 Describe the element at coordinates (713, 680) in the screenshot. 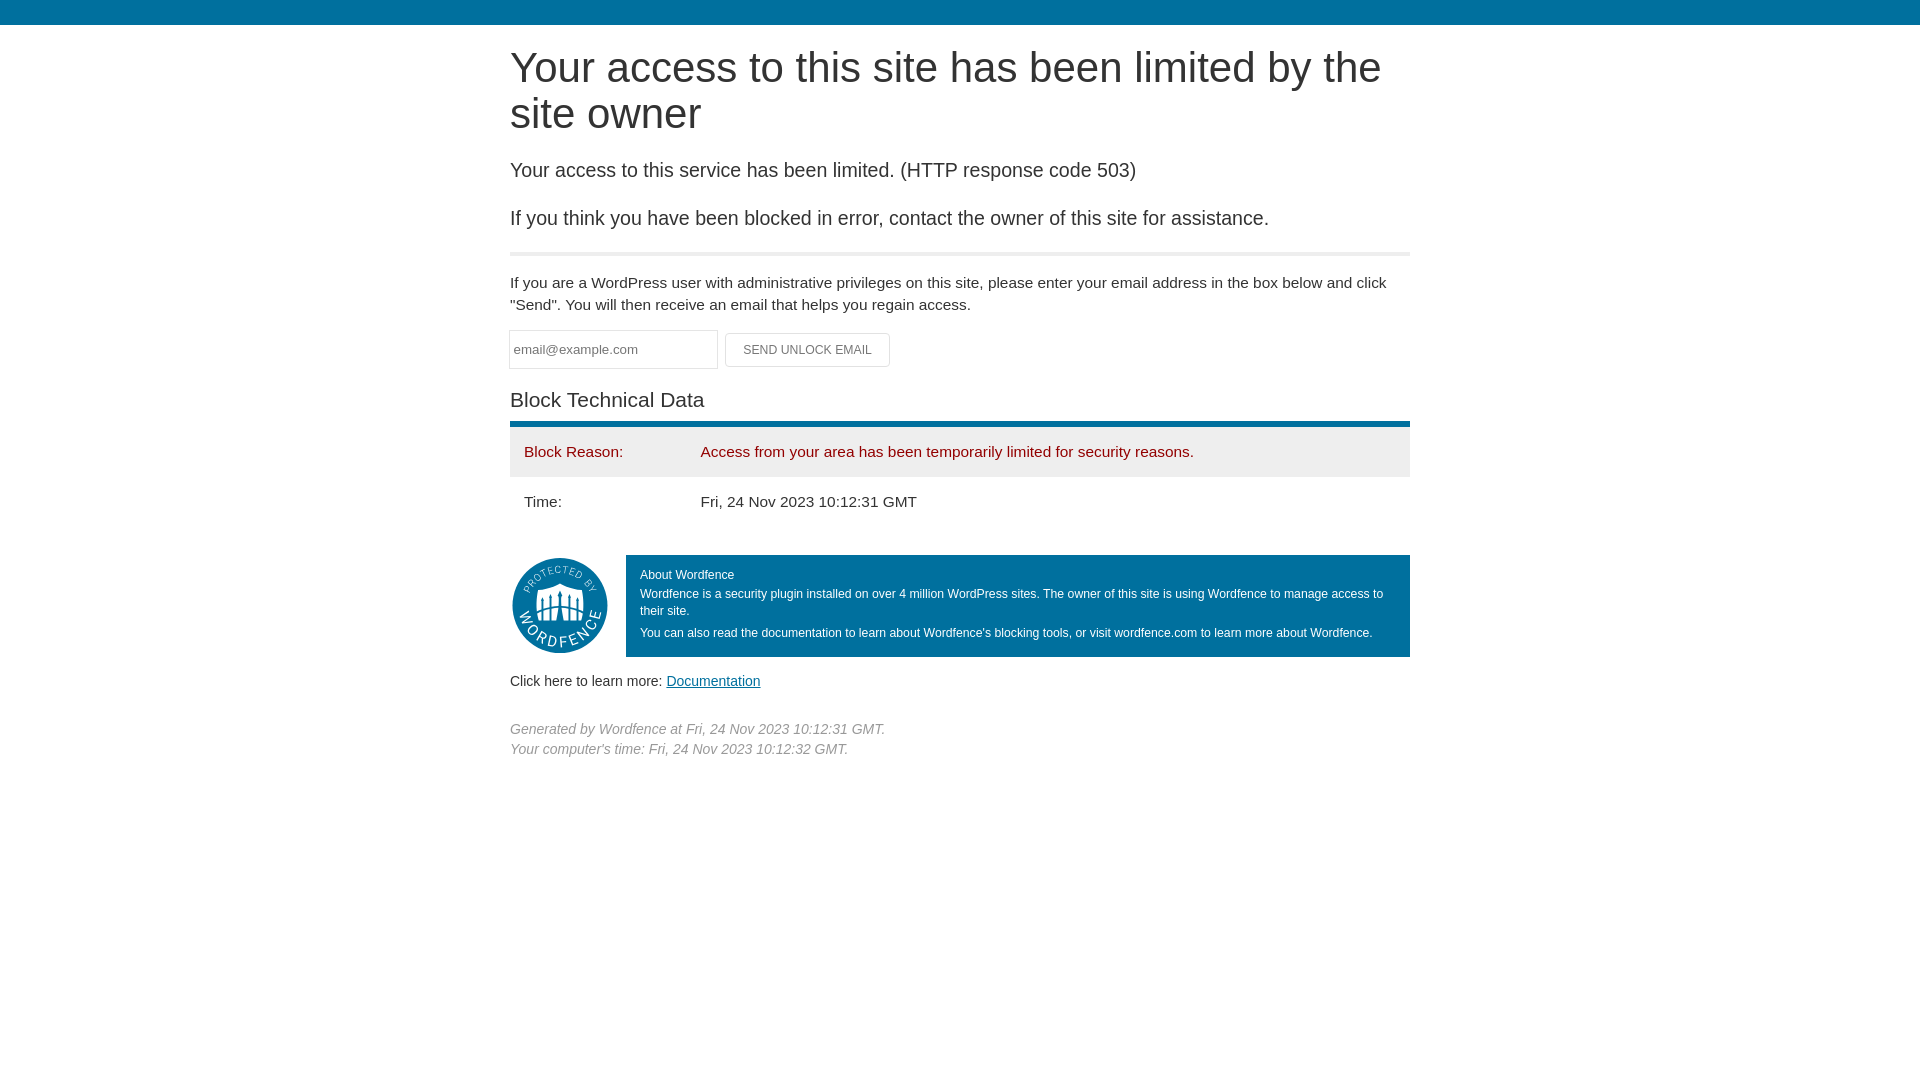

I see `'Documentation'` at that location.